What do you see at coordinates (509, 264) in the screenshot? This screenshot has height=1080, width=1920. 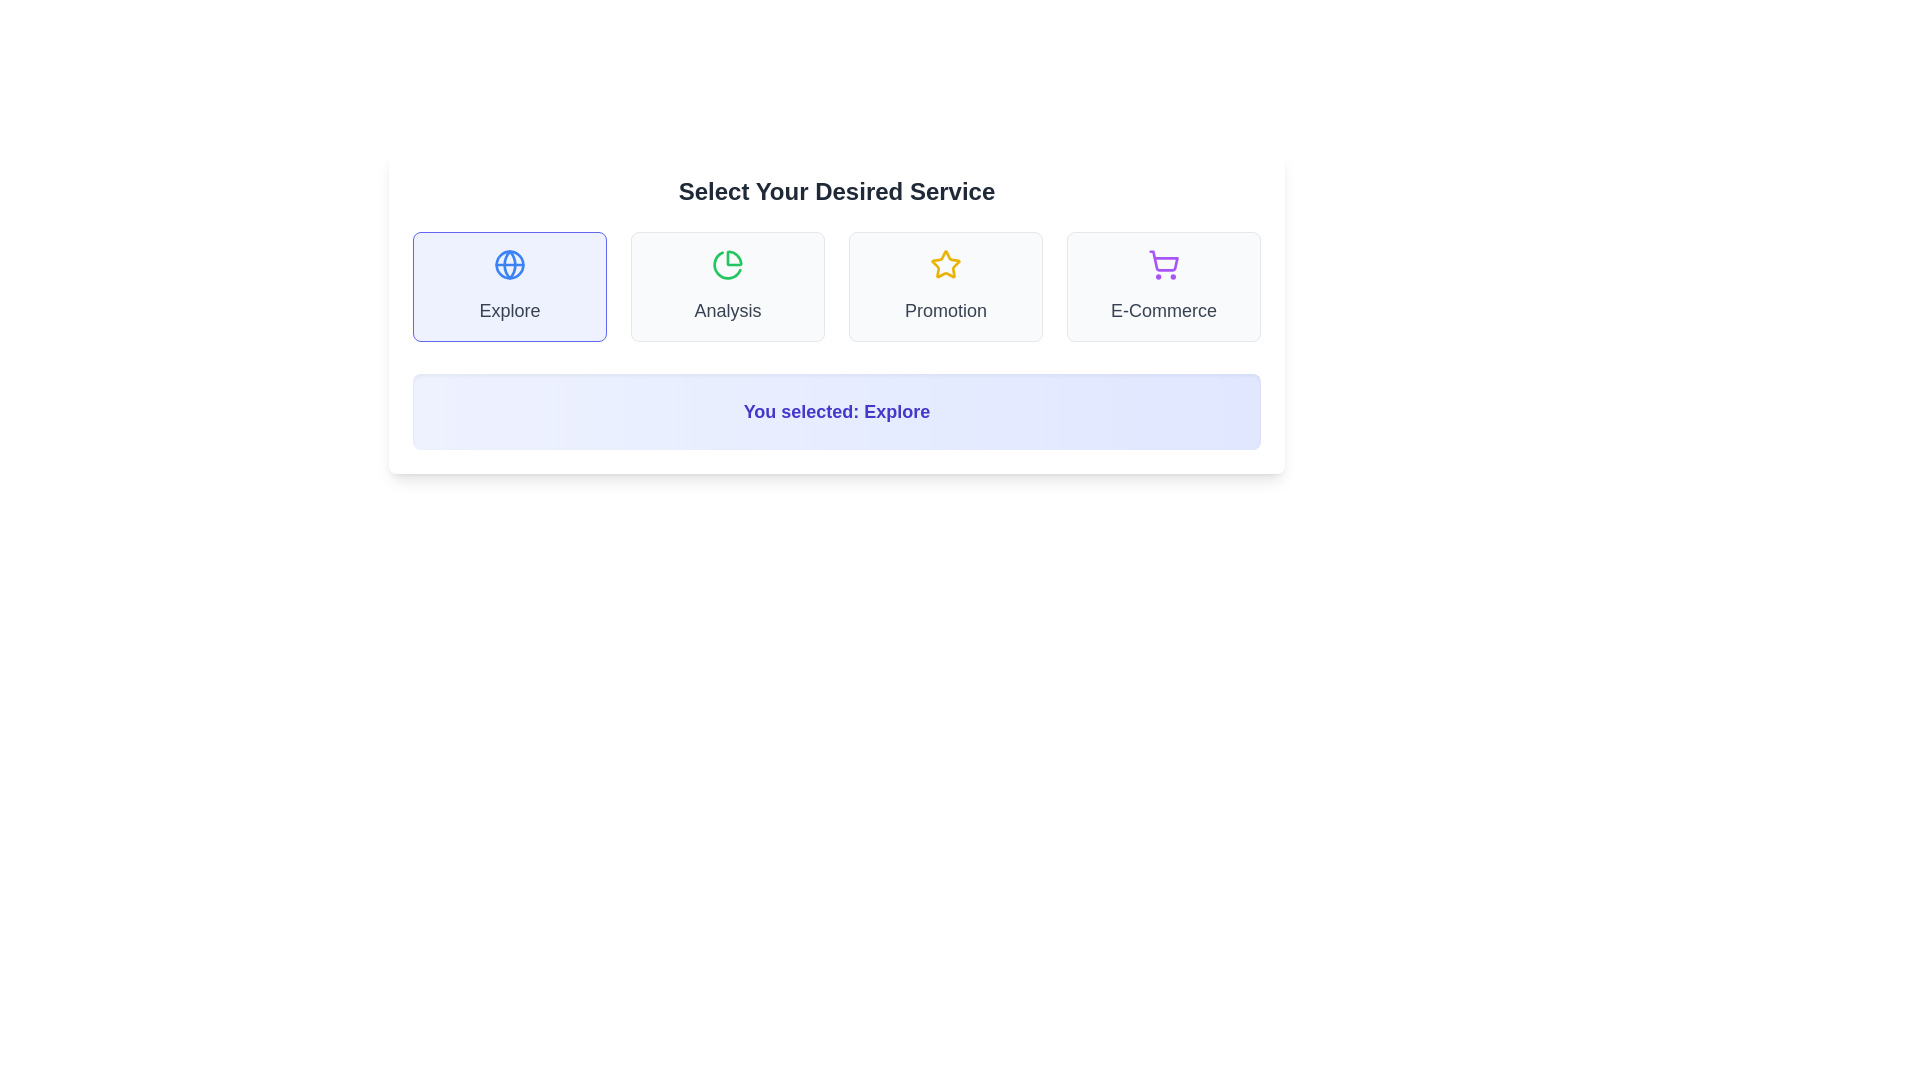 I see `SVG graphical element representing the globe icon, which is part of the 'Explore' option in the 'Select Your Desired Service' section` at bounding box center [509, 264].